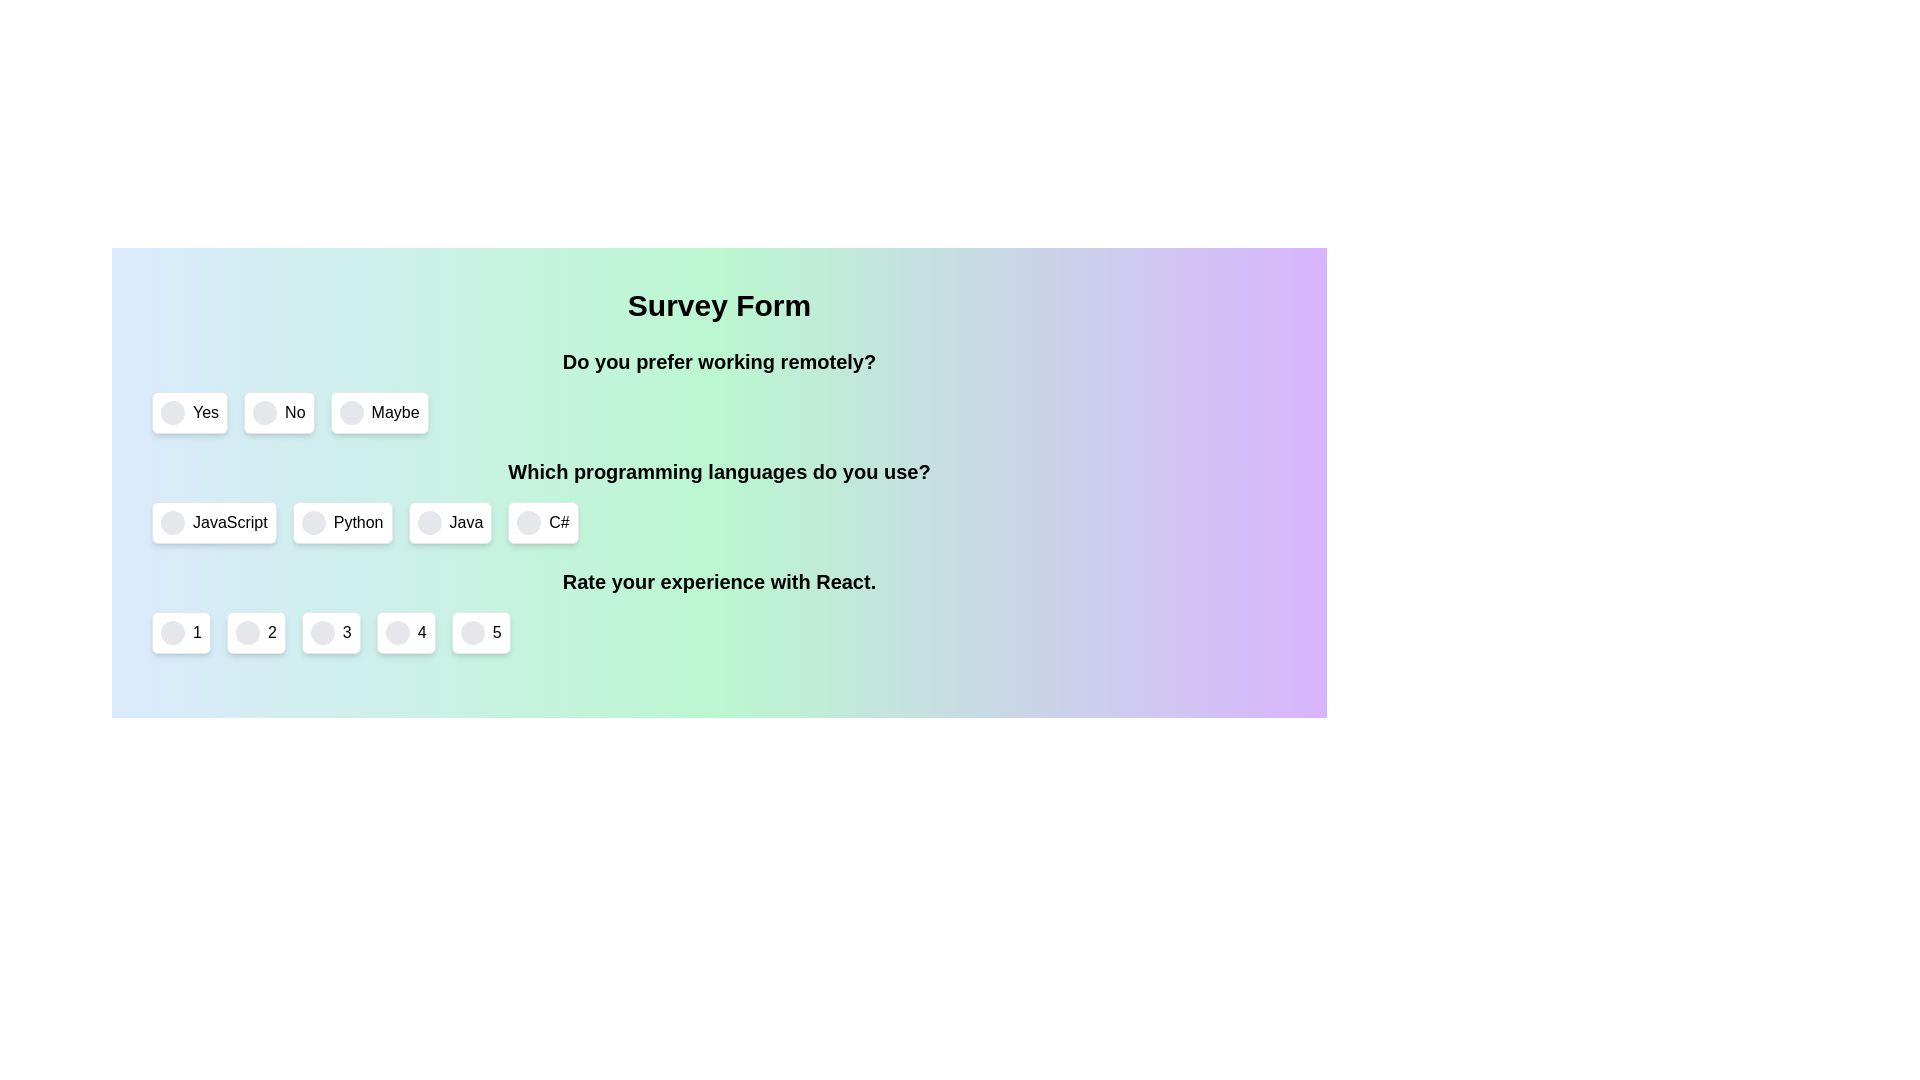 Image resolution: width=1920 pixels, height=1080 pixels. Describe the element at coordinates (206, 411) in the screenshot. I see `the static text label that indicates 'Yes' for the radio button regarding remote work preferences, which is positioned to the right of the corresponding radio button` at that location.